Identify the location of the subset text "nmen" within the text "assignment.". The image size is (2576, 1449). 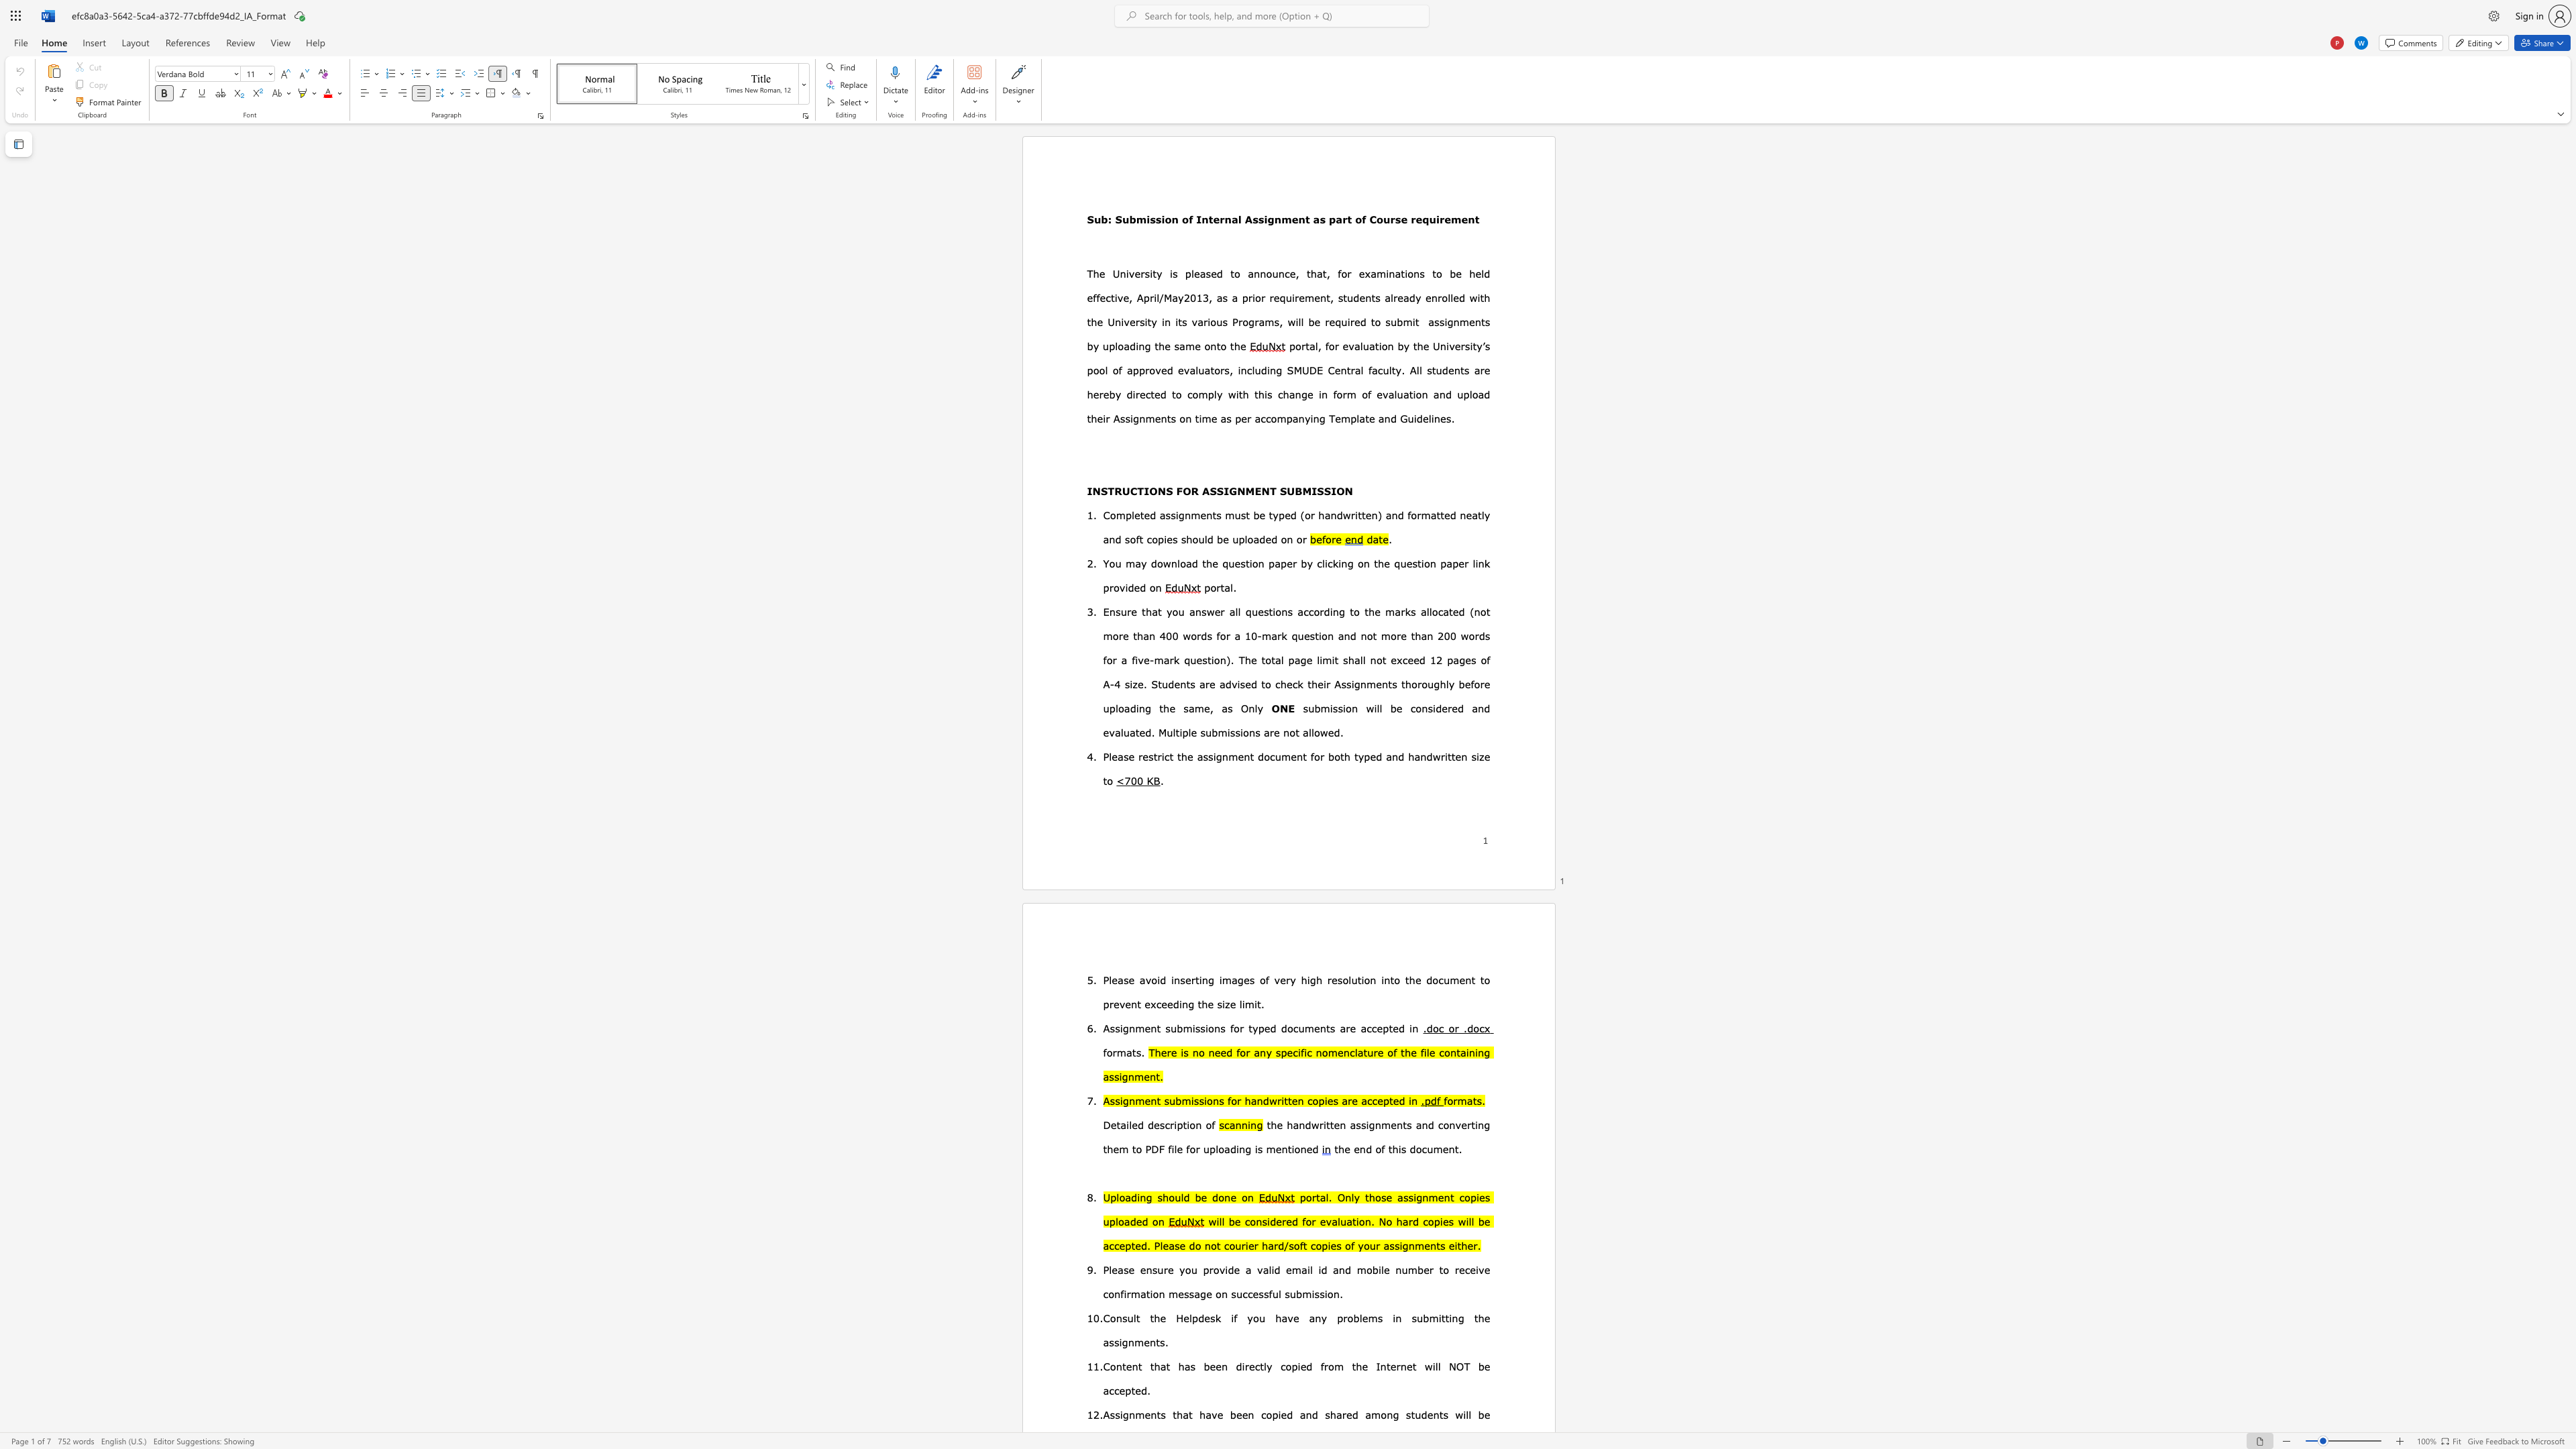
(1127, 1076).